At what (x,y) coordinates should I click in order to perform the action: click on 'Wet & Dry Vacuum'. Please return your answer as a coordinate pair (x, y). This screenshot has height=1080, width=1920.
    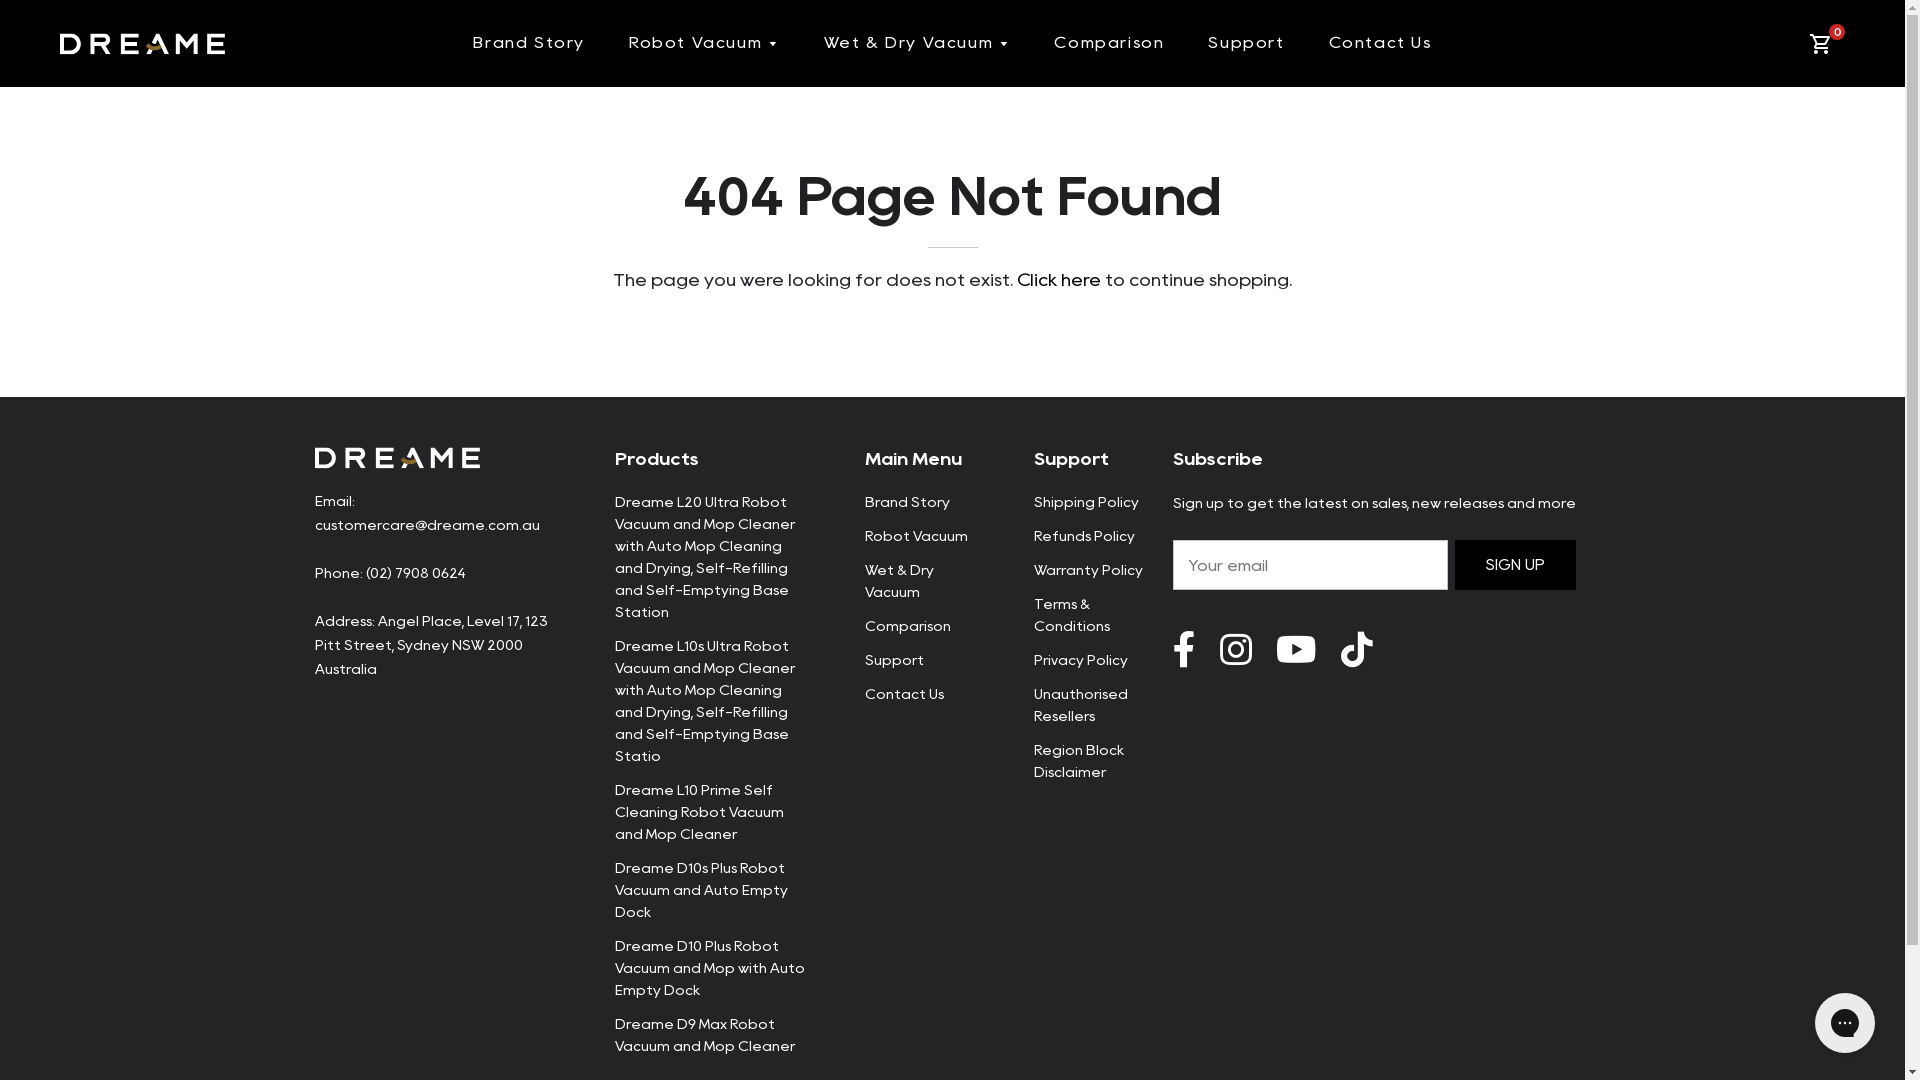
    Looking at the image, I should click on (916, 43).